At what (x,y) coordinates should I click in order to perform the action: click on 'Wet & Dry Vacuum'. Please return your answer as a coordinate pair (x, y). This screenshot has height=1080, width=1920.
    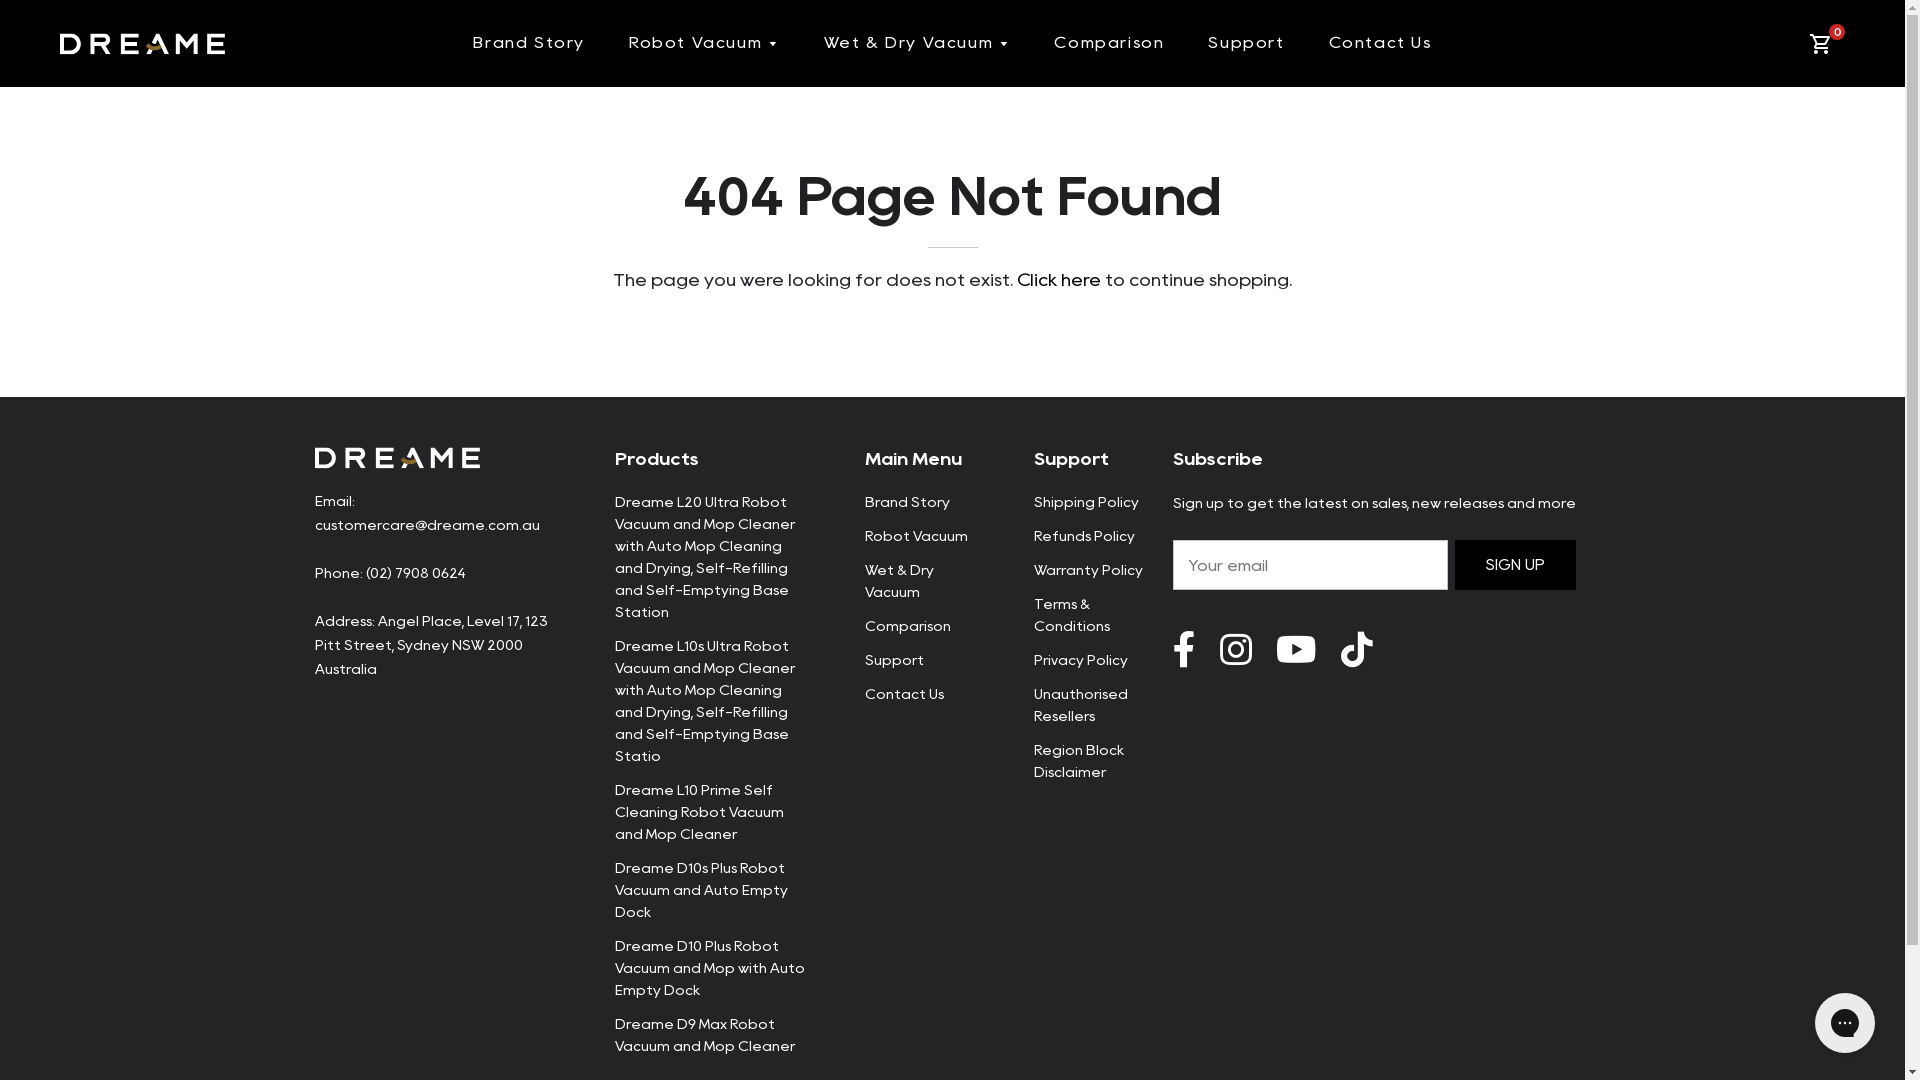
    Looking at the image, I should click on (916, 43).